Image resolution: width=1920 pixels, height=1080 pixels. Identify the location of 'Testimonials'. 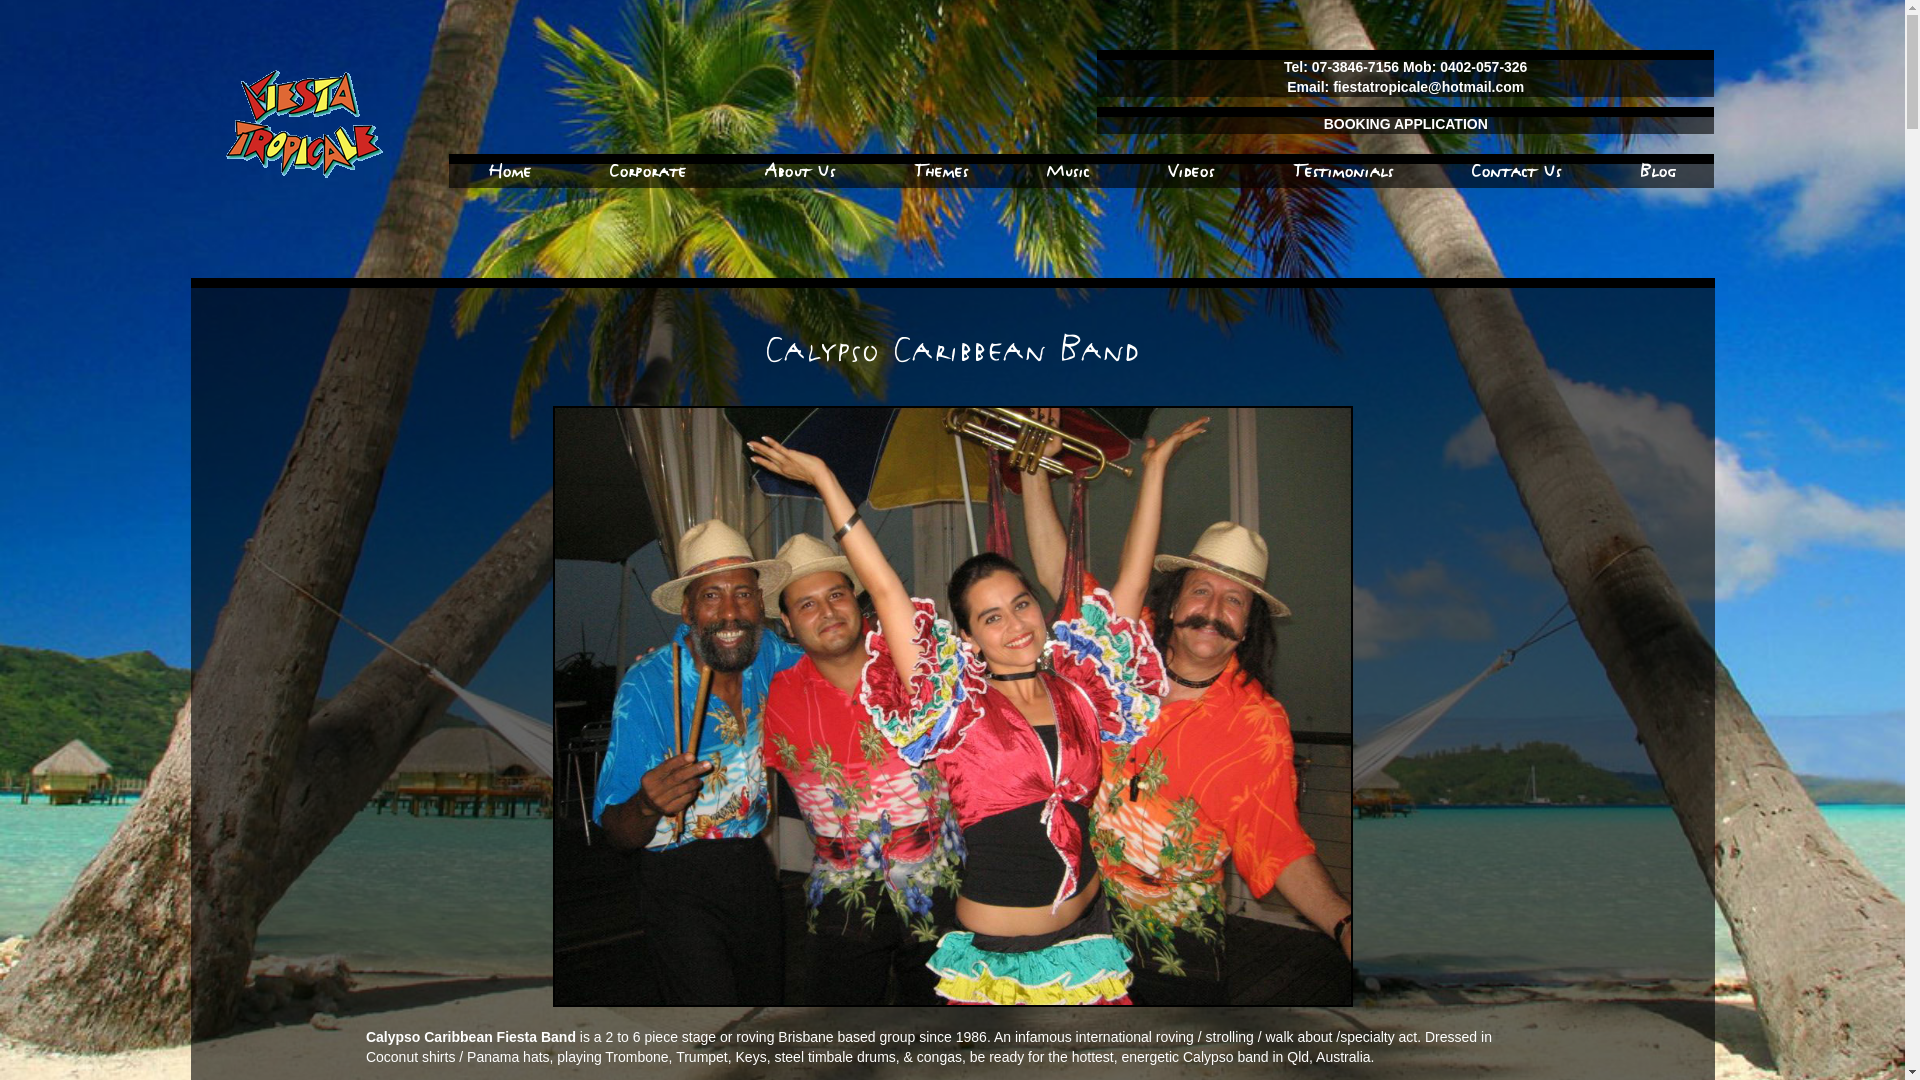
(1343, 169).